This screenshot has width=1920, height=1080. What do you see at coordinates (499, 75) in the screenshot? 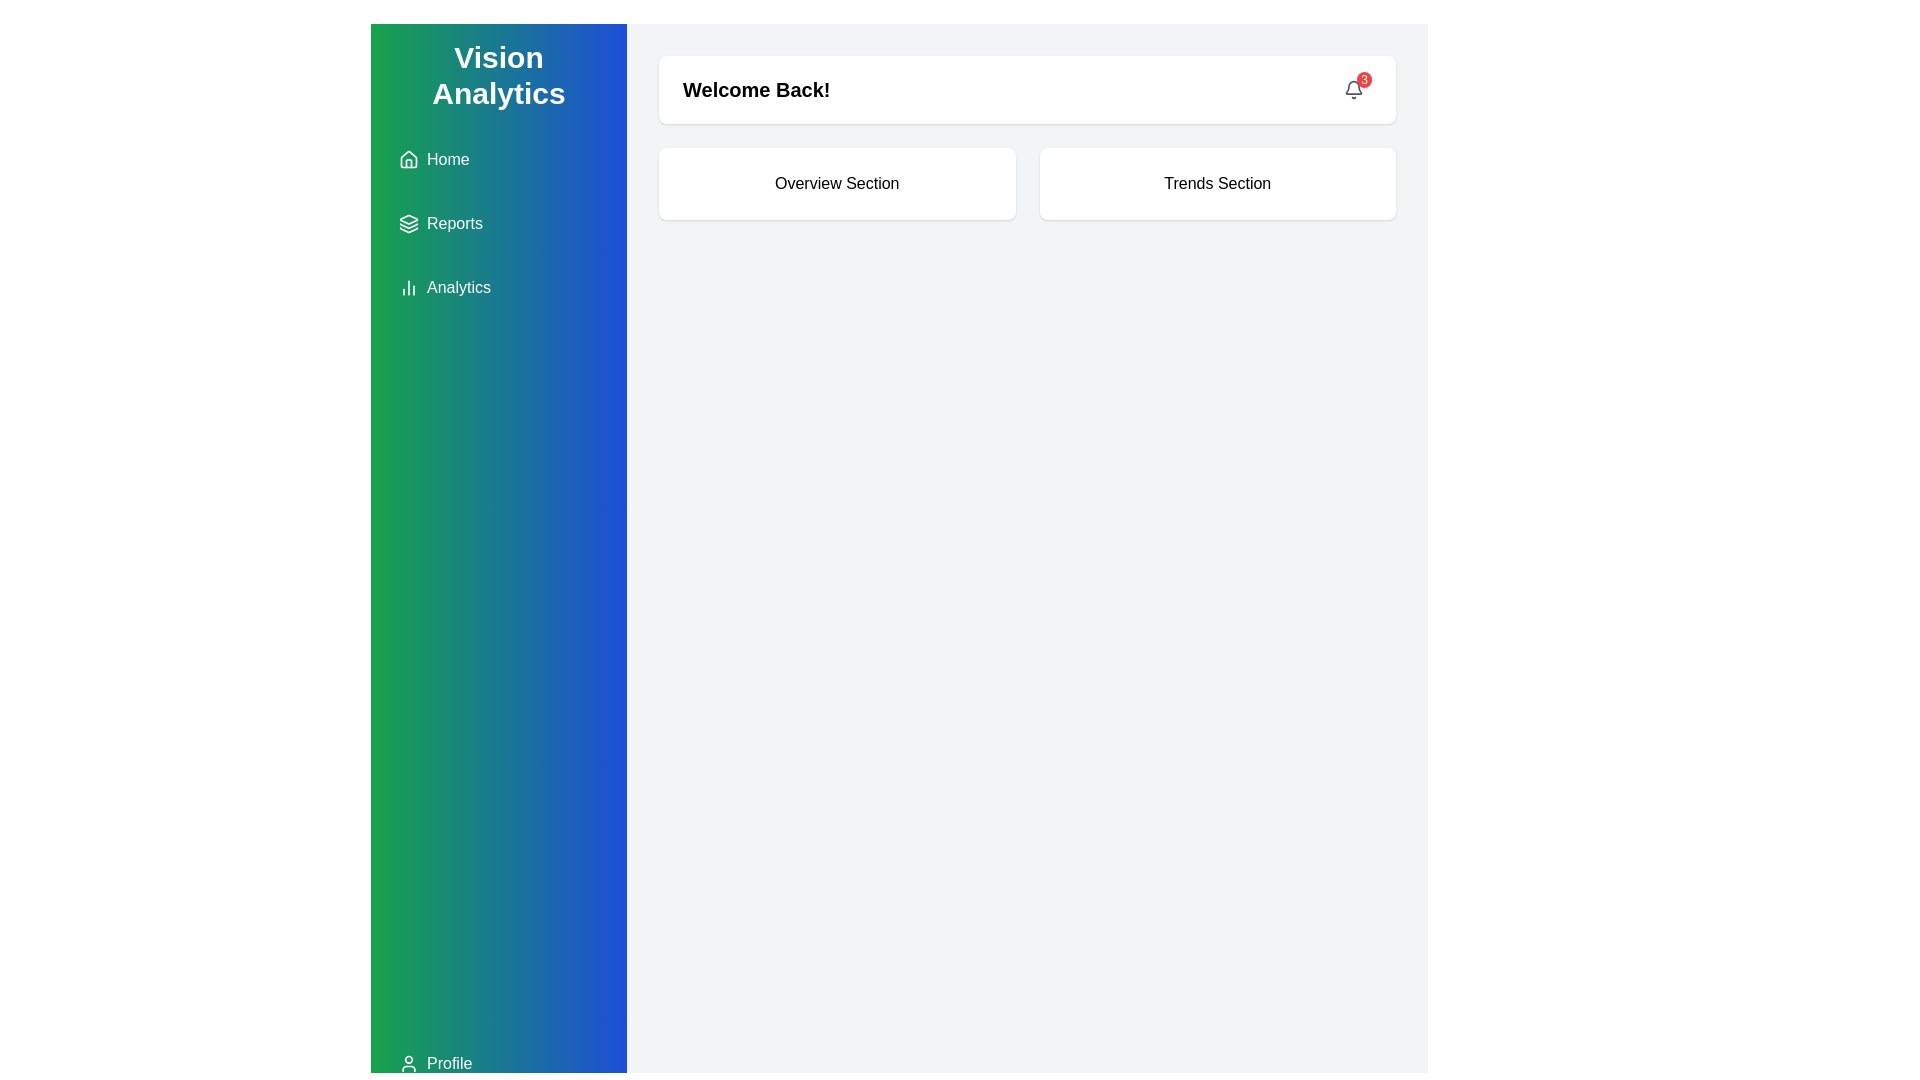
I see `text label 'Vision Analytics' located at the top of the sidebar, which is styled in bold and large white font against a gradient background` at bounding box center [499, 75].